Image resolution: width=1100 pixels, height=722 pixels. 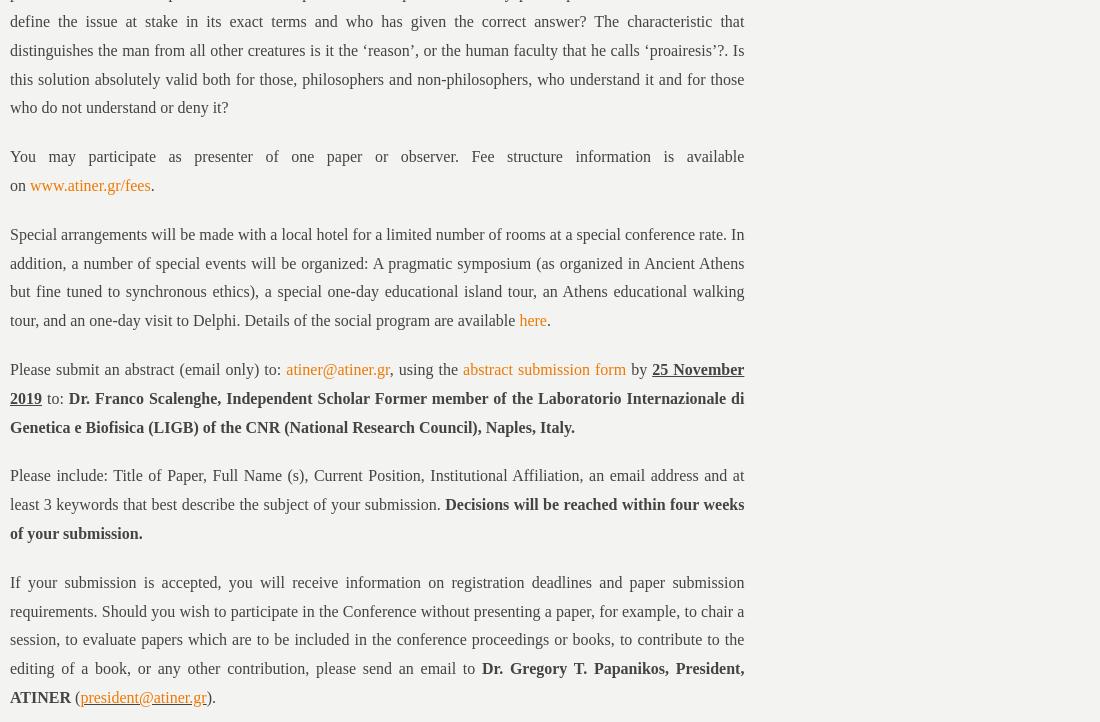 What do you see at coordinates (336, 368) in the screenshot?
I see `'atiner@atiner.gr'` at bounding box center [336, 368].